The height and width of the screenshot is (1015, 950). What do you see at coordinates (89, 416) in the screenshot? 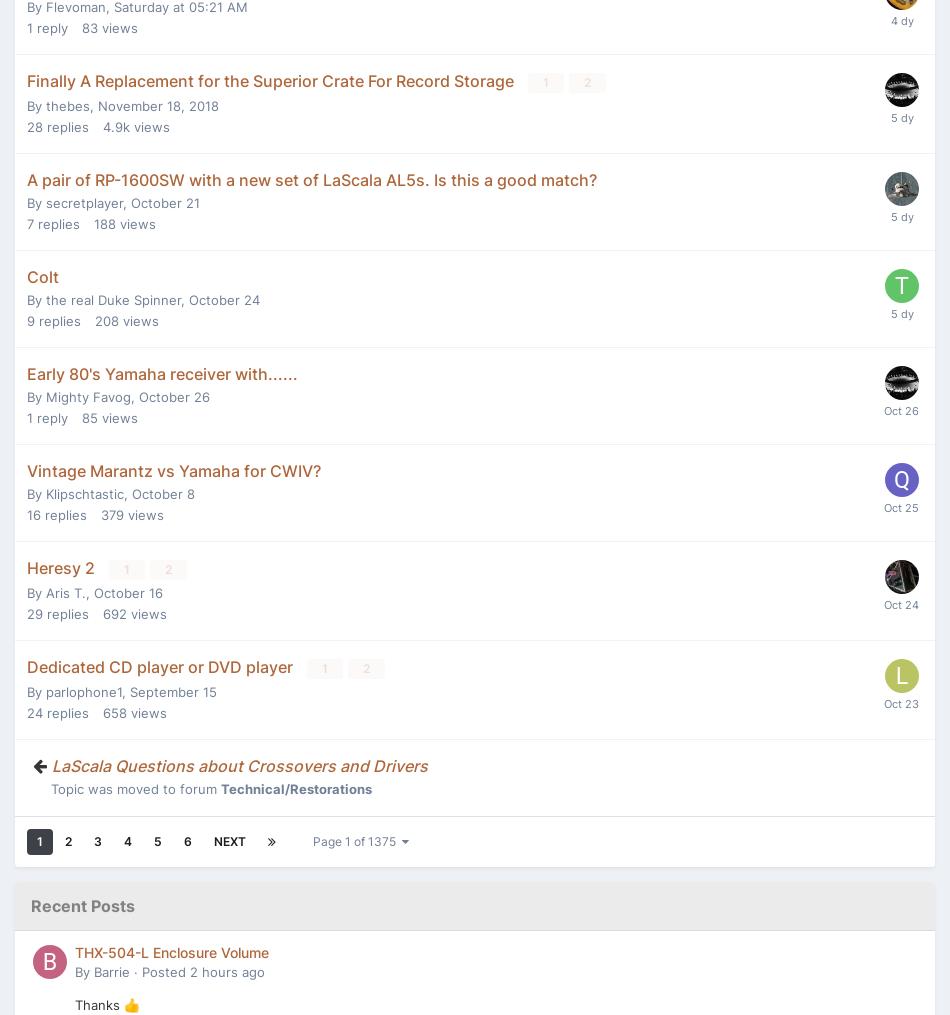
I see `'85'` at bounding box center [89, 416].